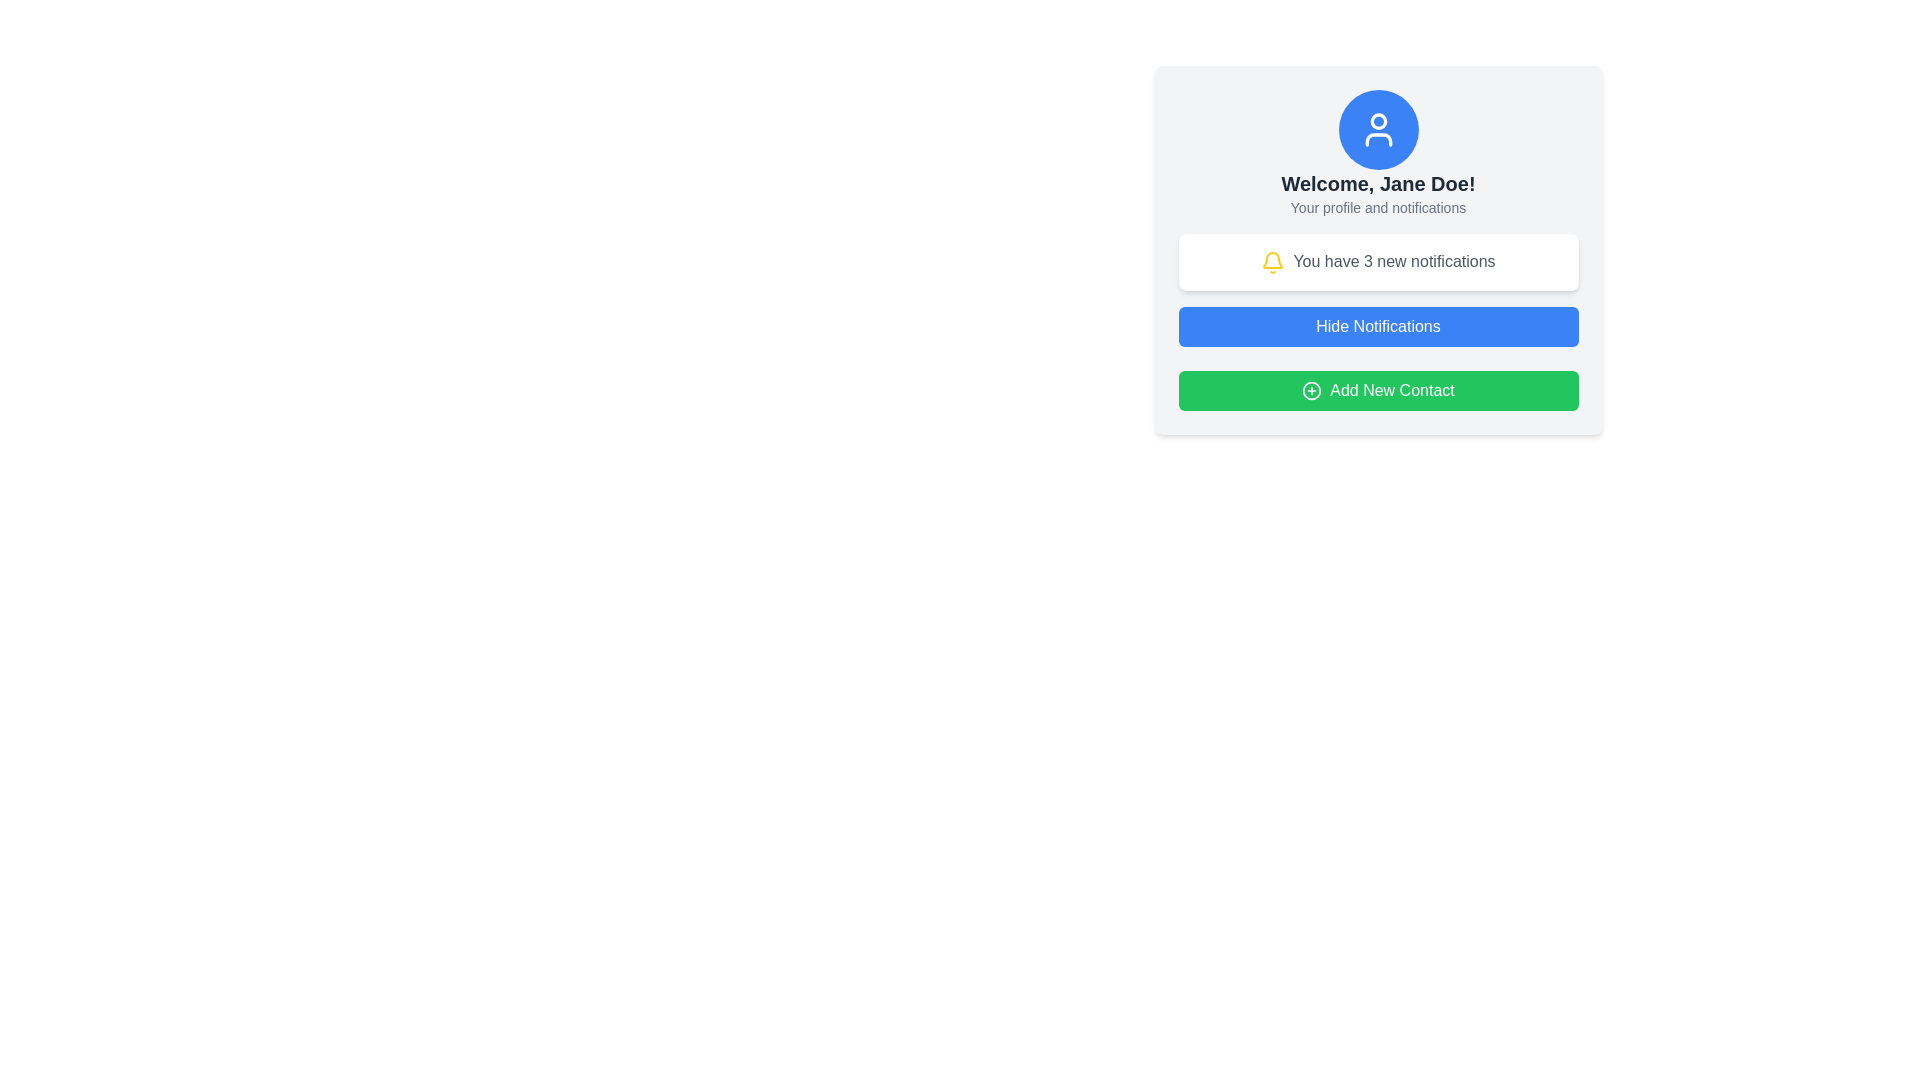 The height and width of the screenshot is (1080, 1920). What do you see at coordinates (1377, 208) in the screenshot?
I see `the informational subtitle text label located below the 'Welcome, Jane Doe!' text, summarizing the user's profile and notifications` at bounding box center [1377, 208].